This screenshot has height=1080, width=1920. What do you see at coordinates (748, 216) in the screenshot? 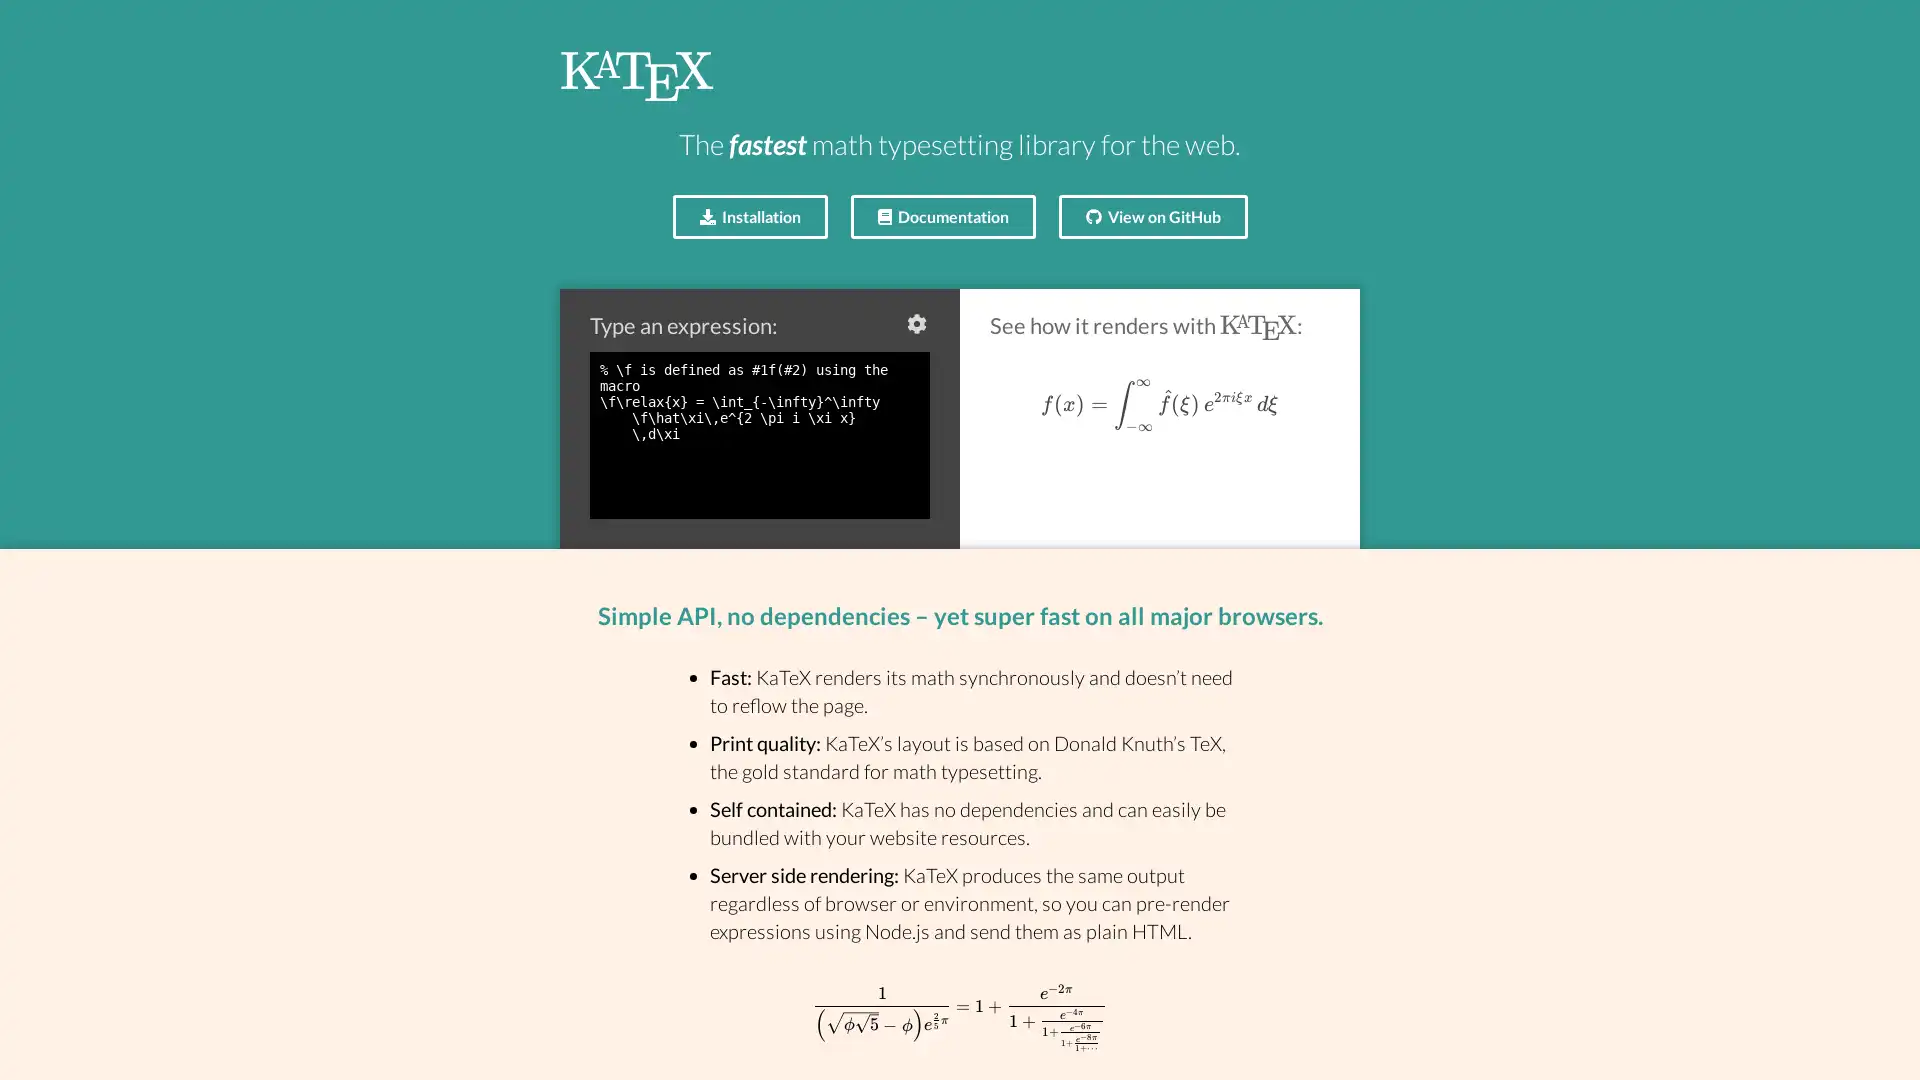
I see `Installation` at bounding box center [748, 216].